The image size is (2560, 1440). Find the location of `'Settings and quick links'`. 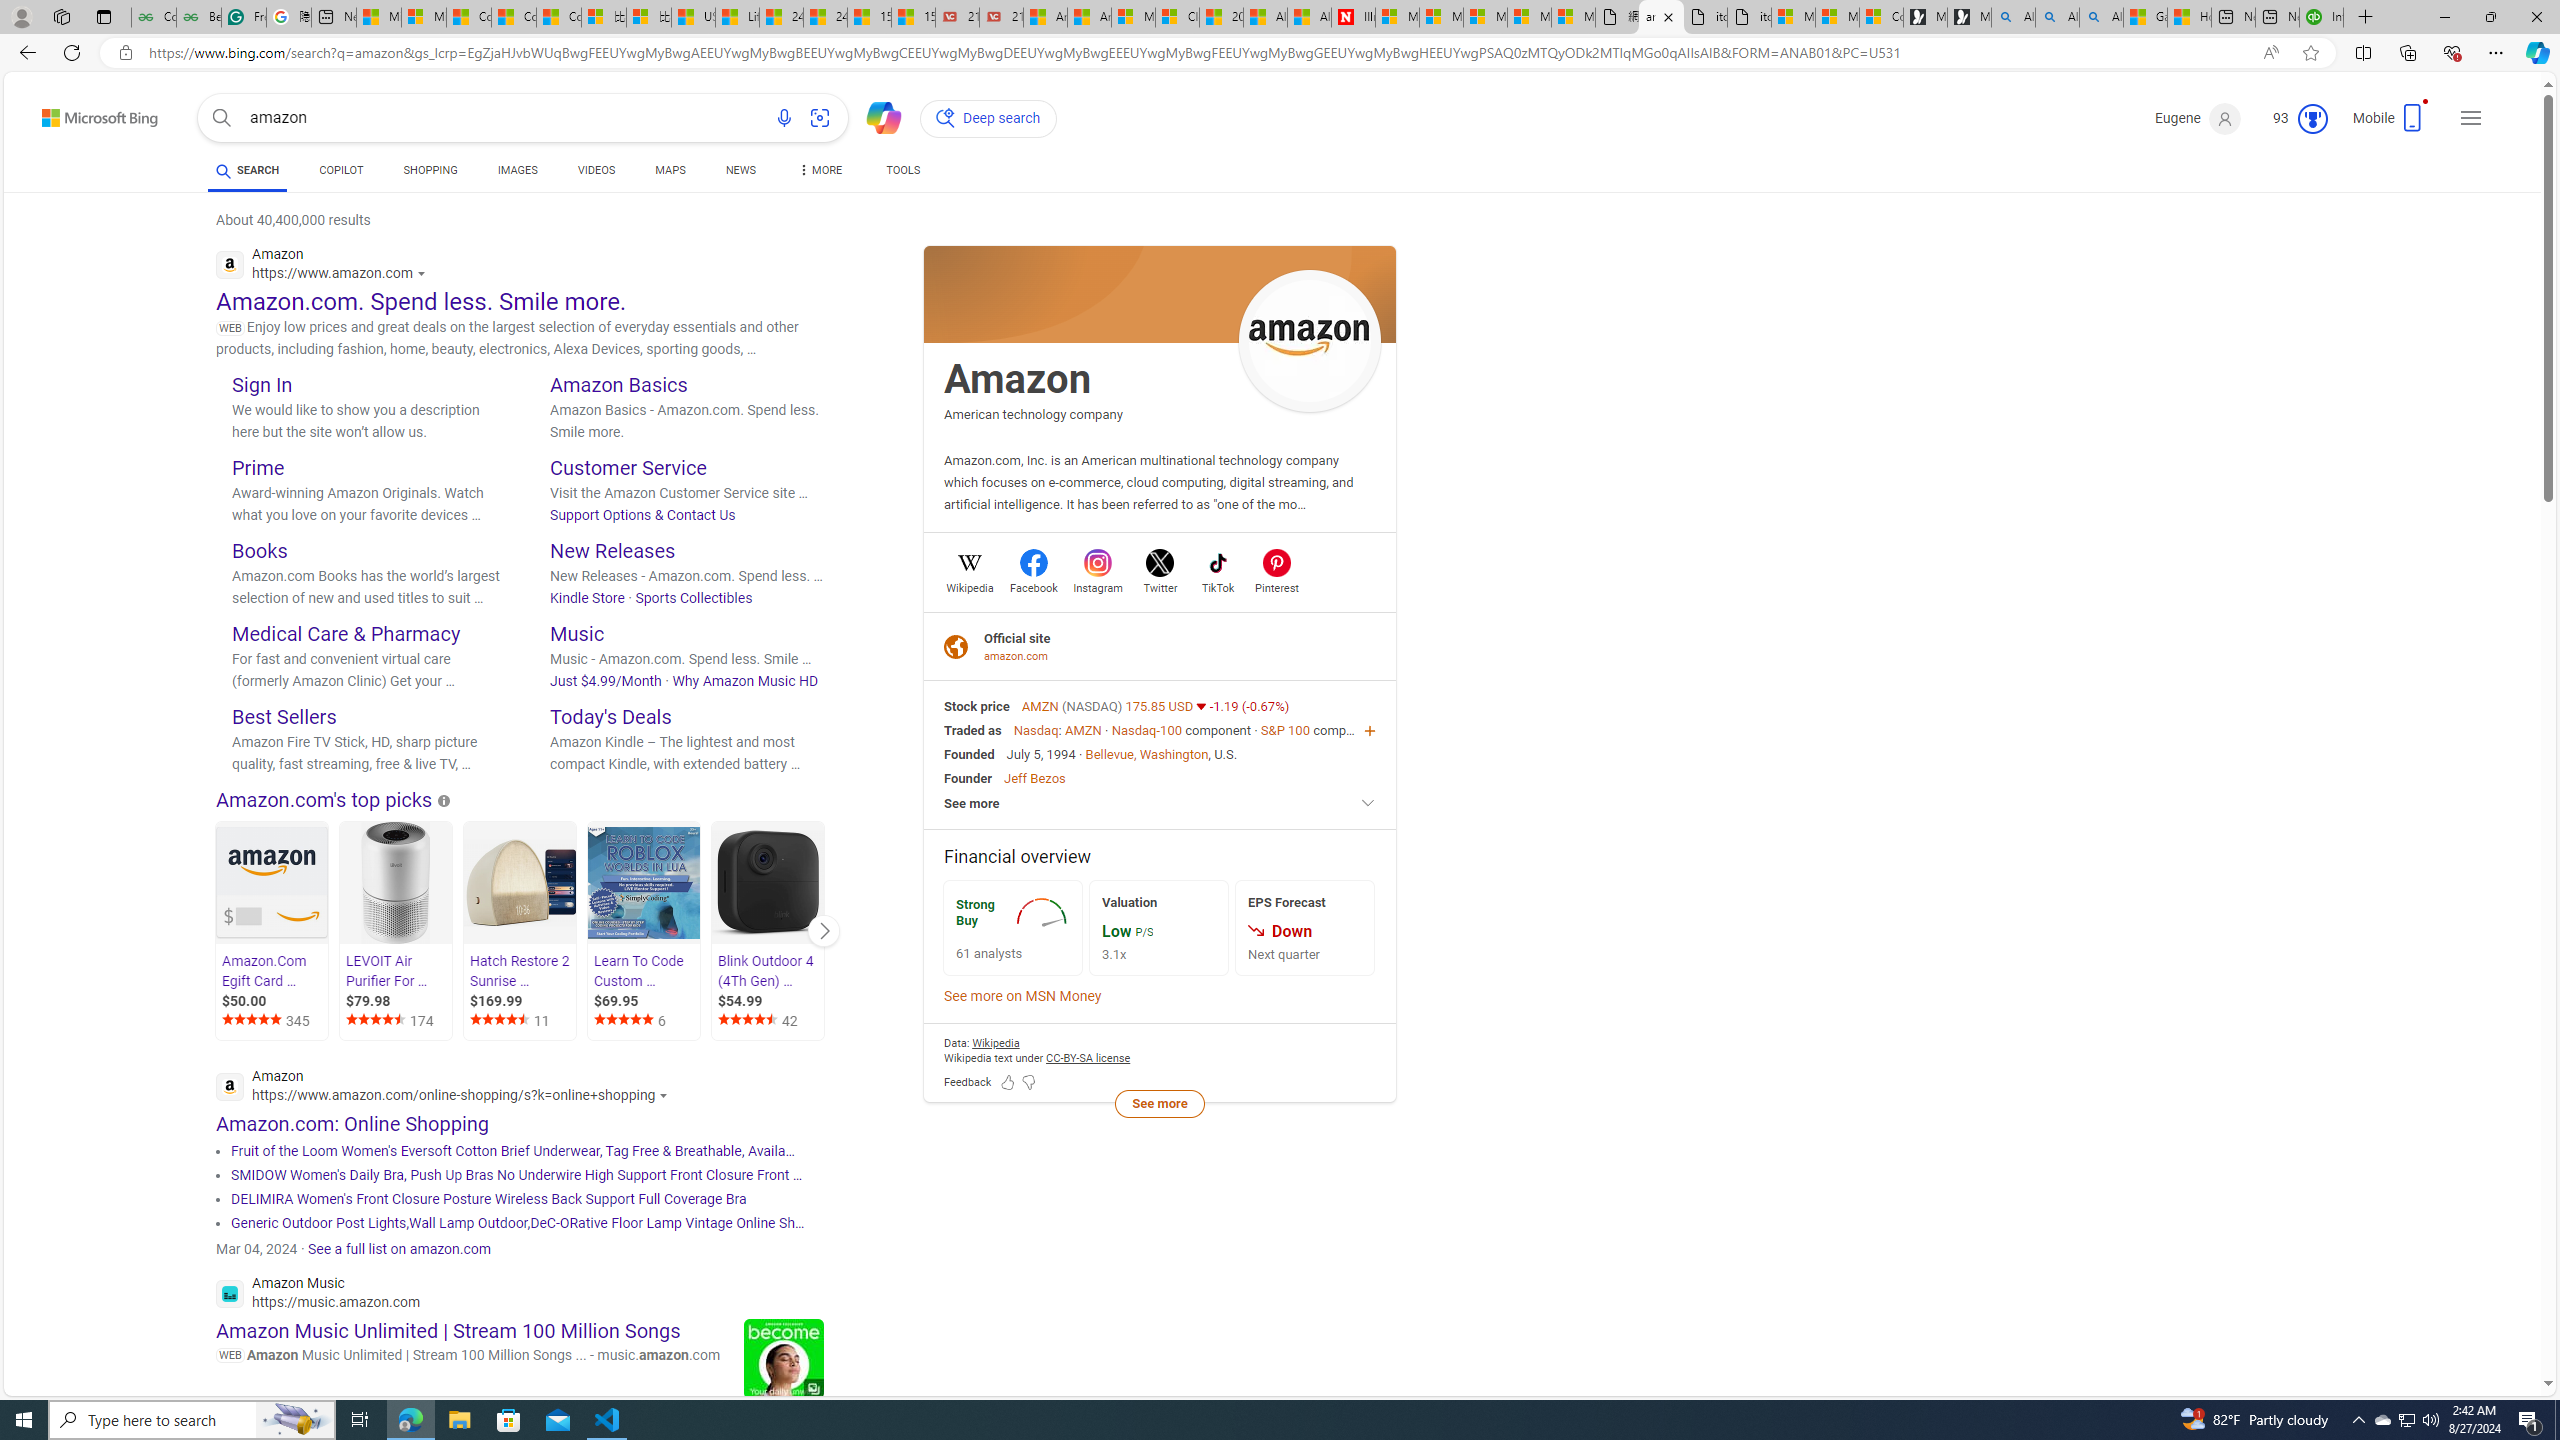

'Settings and quick links' is located at coordinates (2470, 118).